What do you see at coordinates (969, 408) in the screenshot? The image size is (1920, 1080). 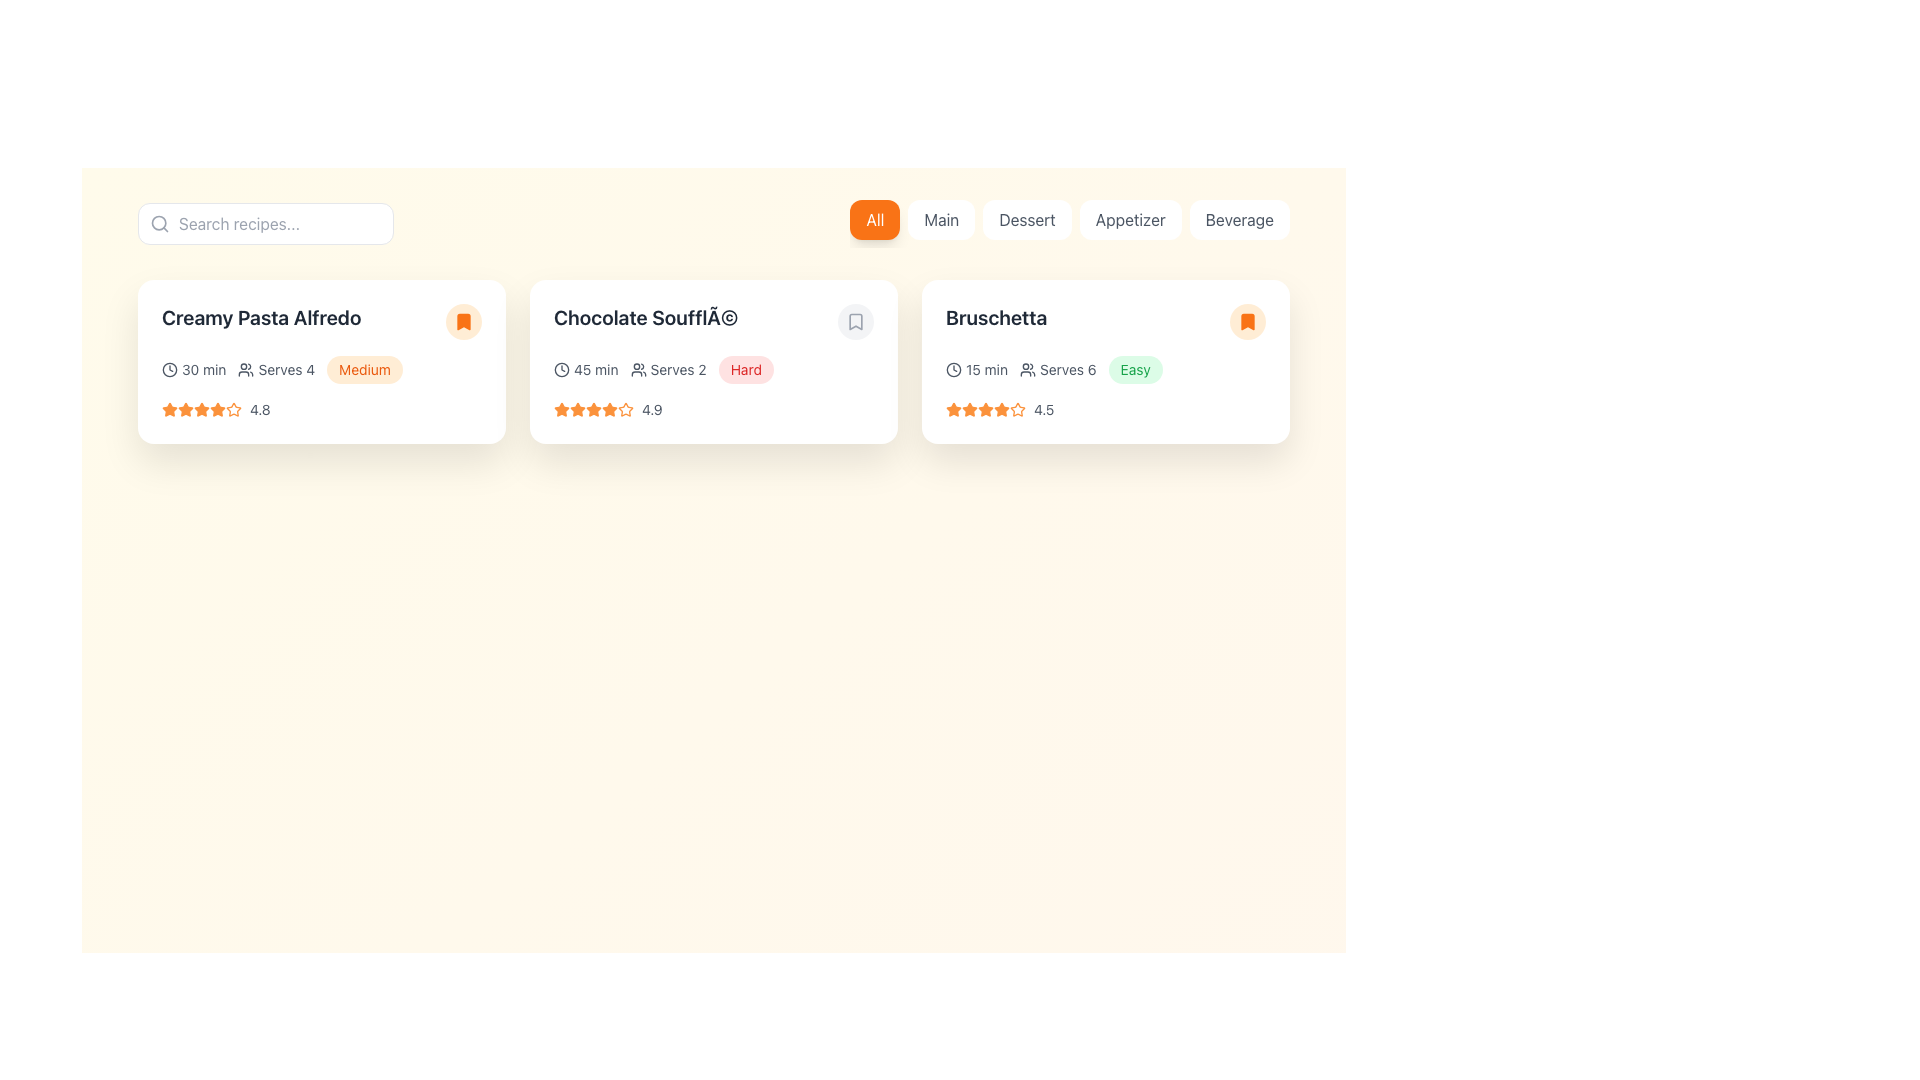 I see `the third star from the left in the series of five stars below the 'Bruschetta' card to rate or view details` at bounding box center [969, 408].